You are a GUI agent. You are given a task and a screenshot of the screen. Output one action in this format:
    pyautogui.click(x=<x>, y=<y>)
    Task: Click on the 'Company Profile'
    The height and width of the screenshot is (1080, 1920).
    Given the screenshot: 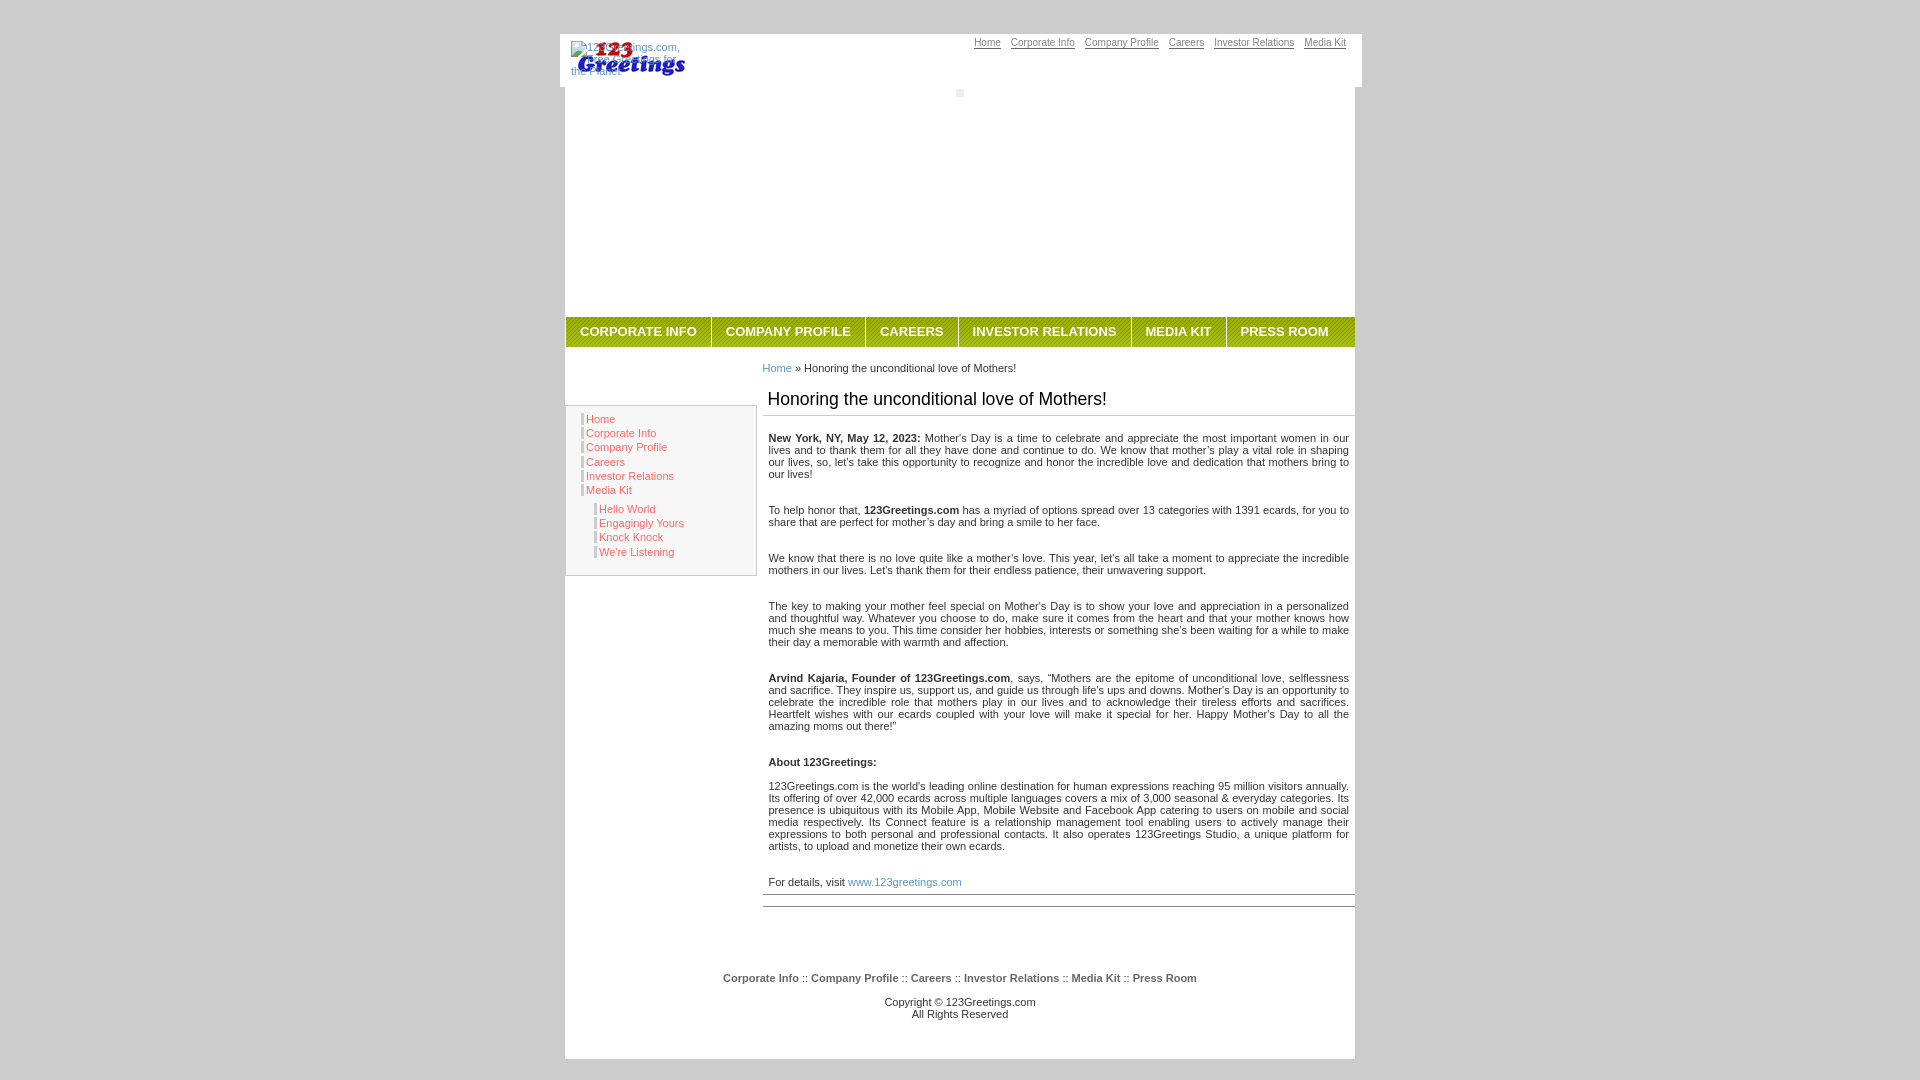 What is the action you would take?
    pyautogui.click(x=854, y=977)
    